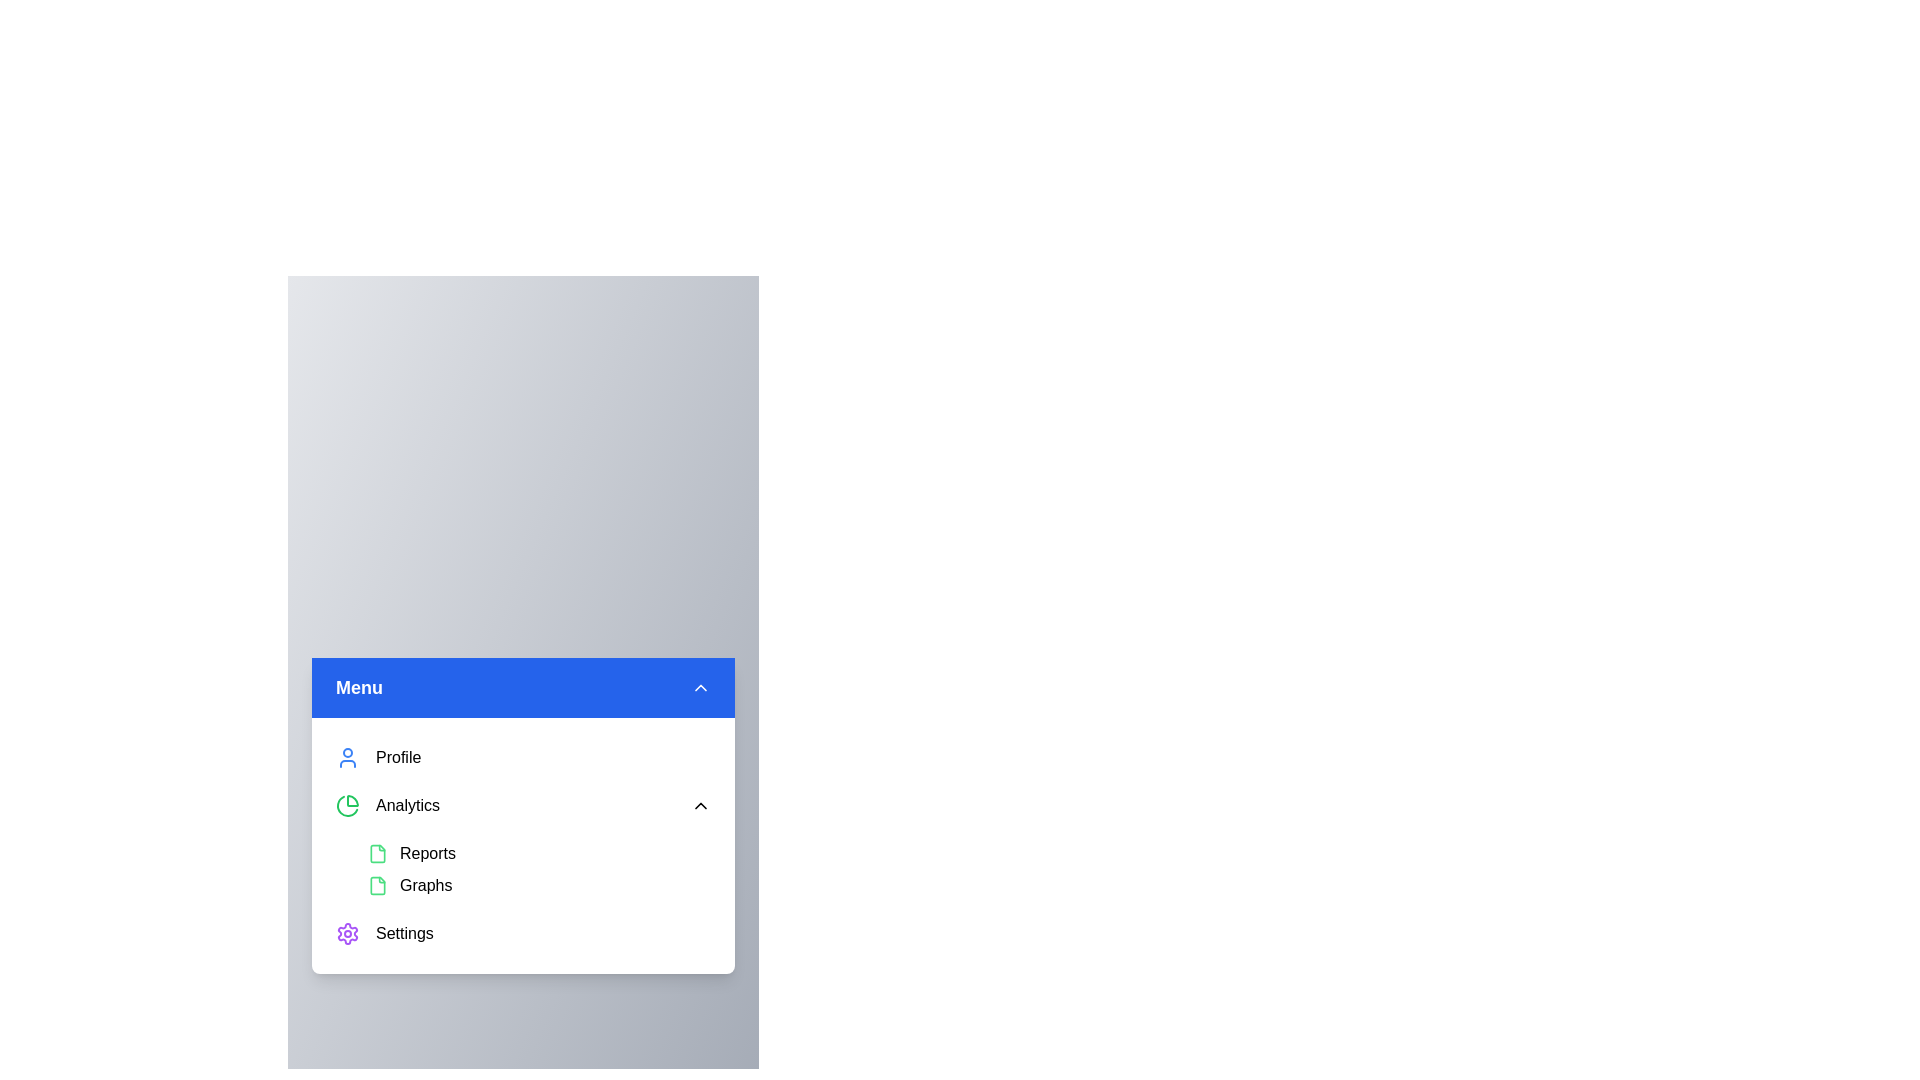 The width and height of the screenshot is (1920, 1080). What do you see at coordinates (426, 853) in the screenshot?
I see `the 'Reports' text label, which is a medium-sized black font adjacent to a green document icon` at bounding box center [426, 853].